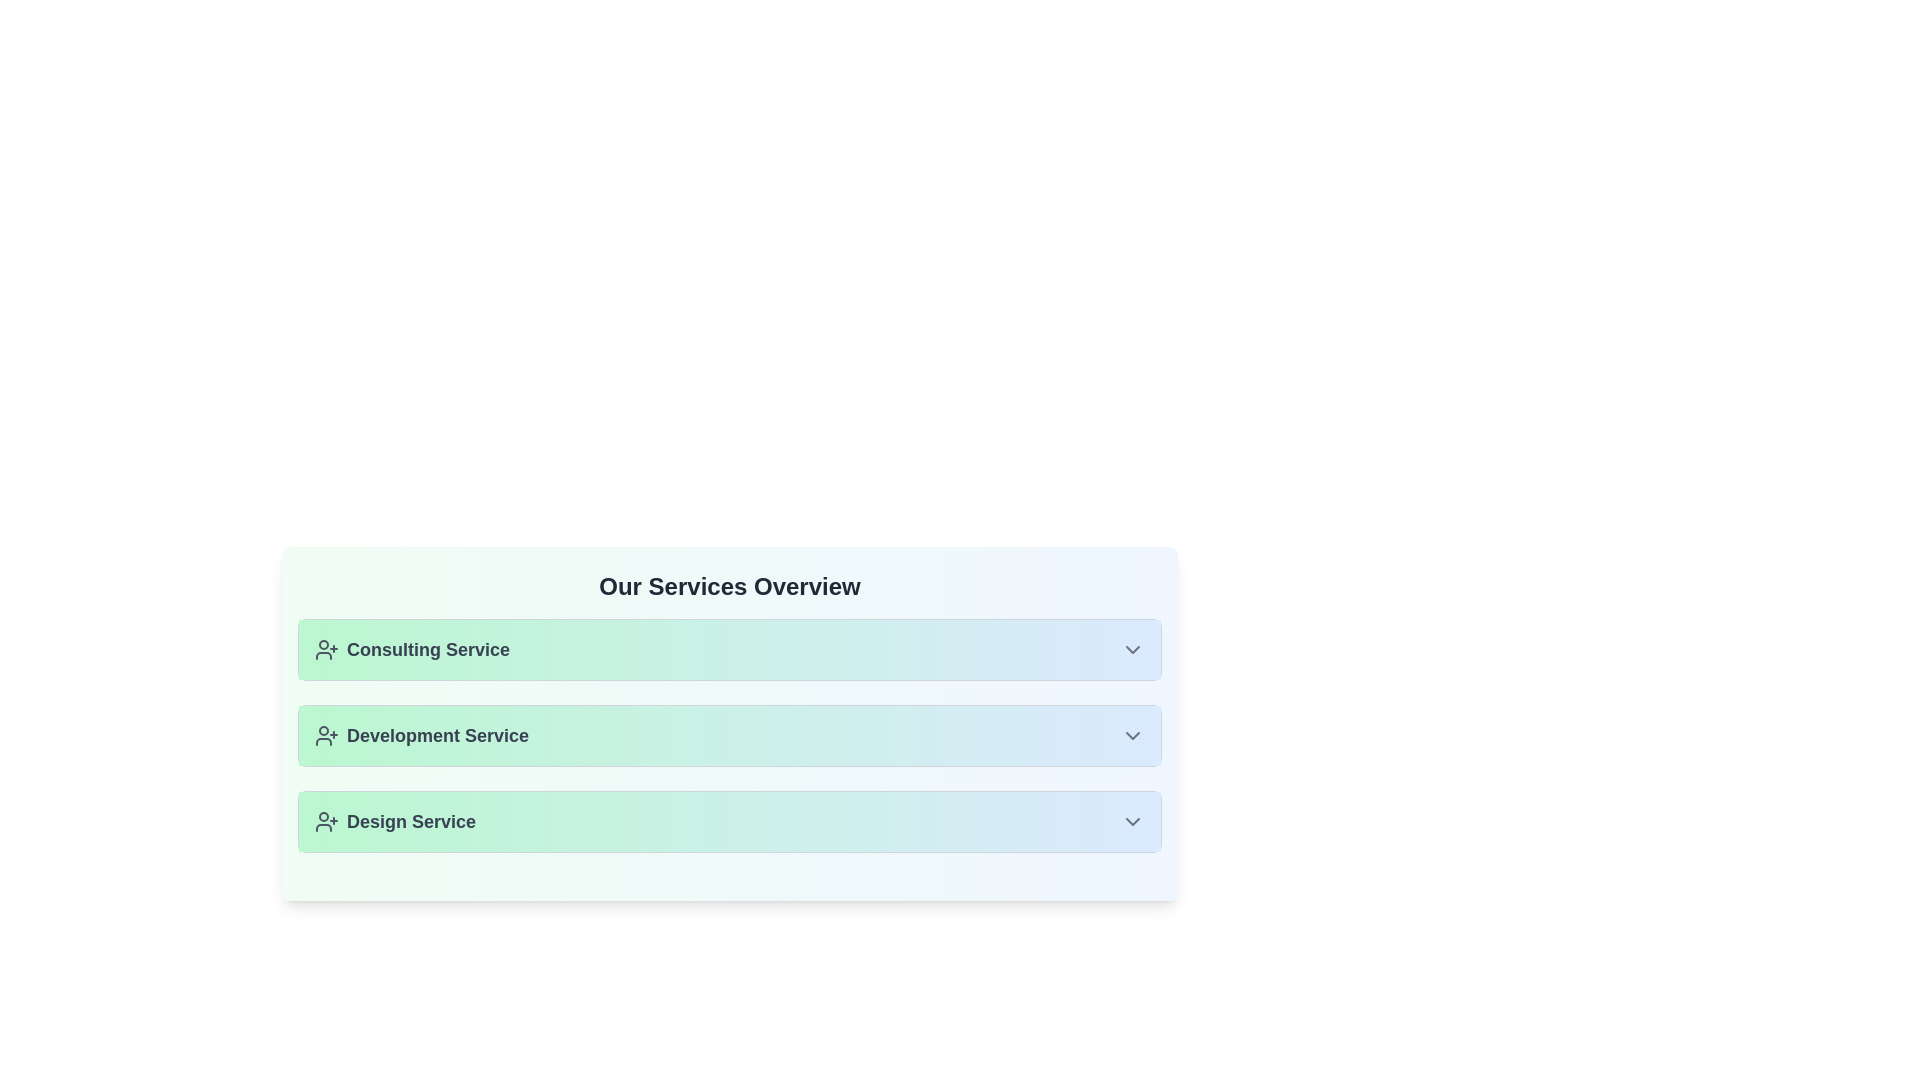 This screenshot has height=1080, width=1920. What do you see at coordinates (326, 650) in the screenshot?
I see `the icon representing 'adding a user or consulting service' located to the left of the text 'Consulting Service' in the first item of the 'Our Services Overview' list` at bounding box center [326, 650].